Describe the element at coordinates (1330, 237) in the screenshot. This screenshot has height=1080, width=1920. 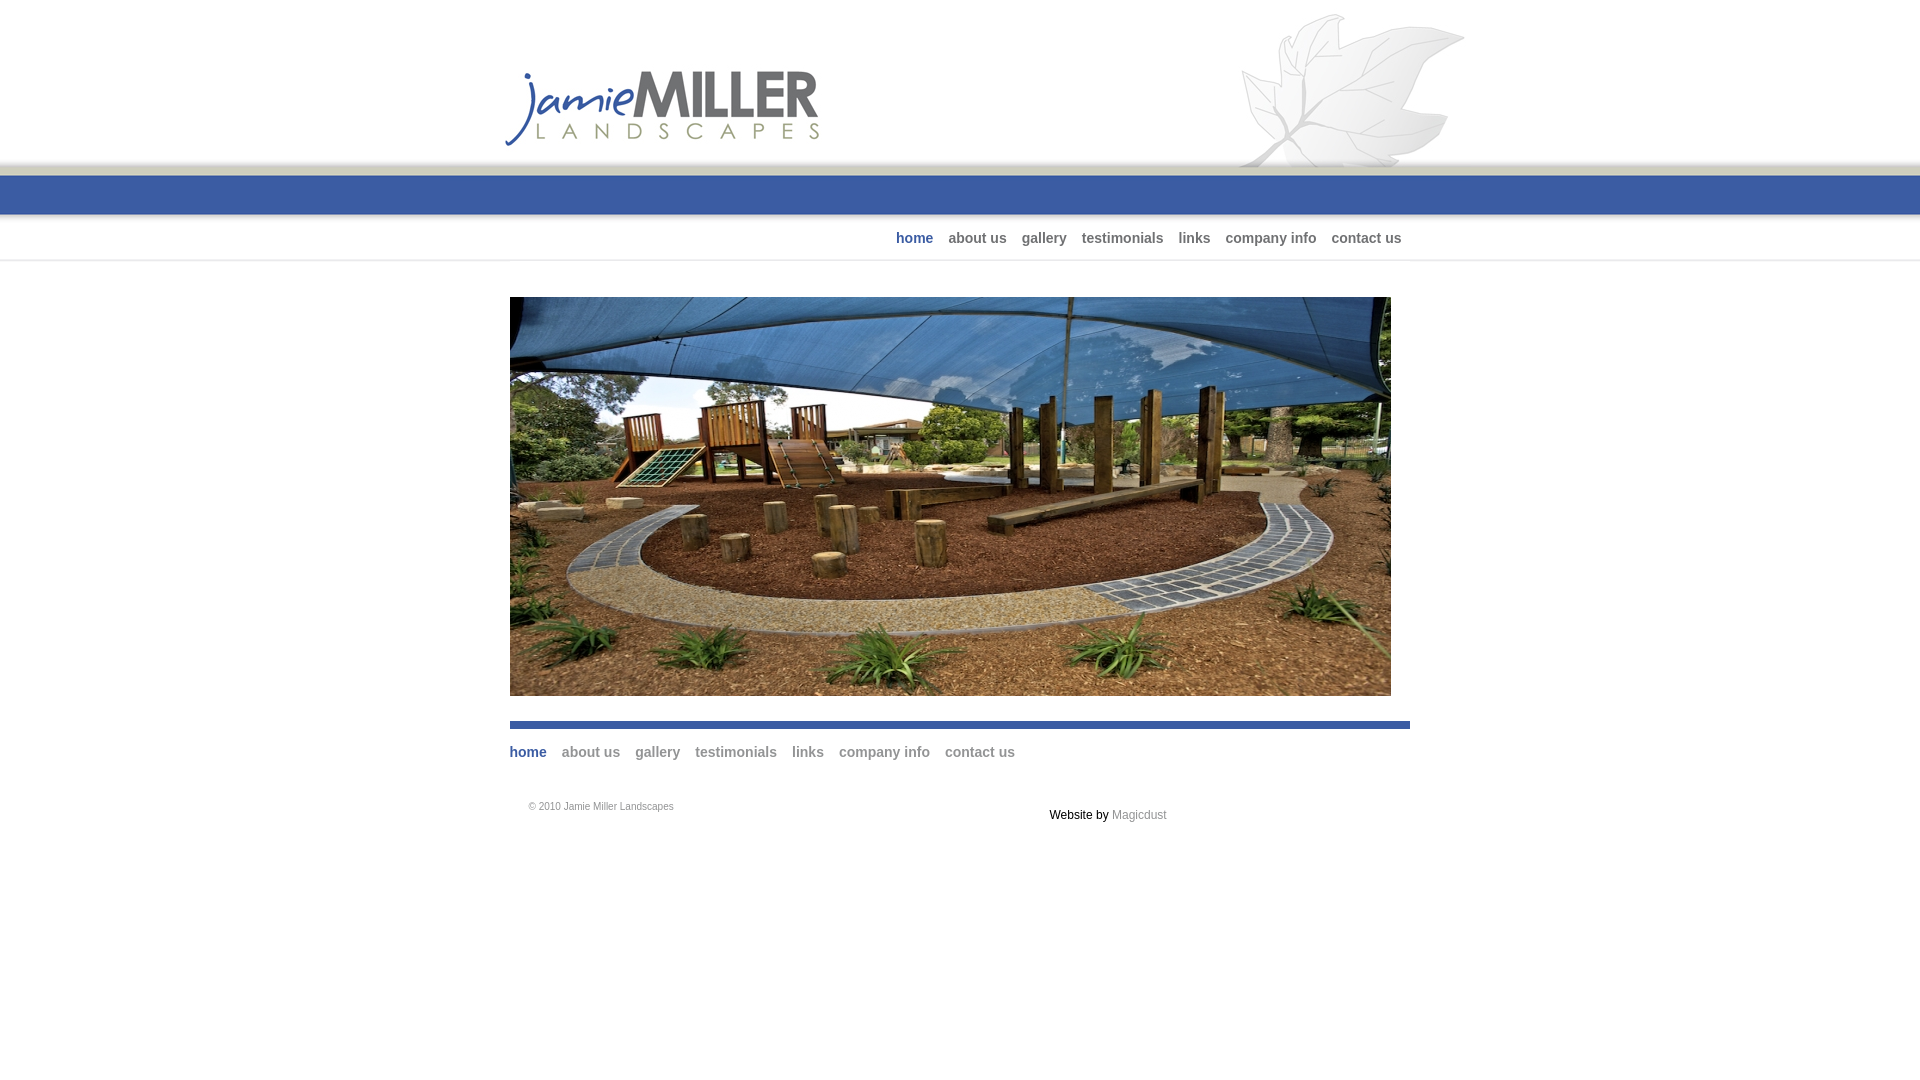
I see `'contact us'` at that location.